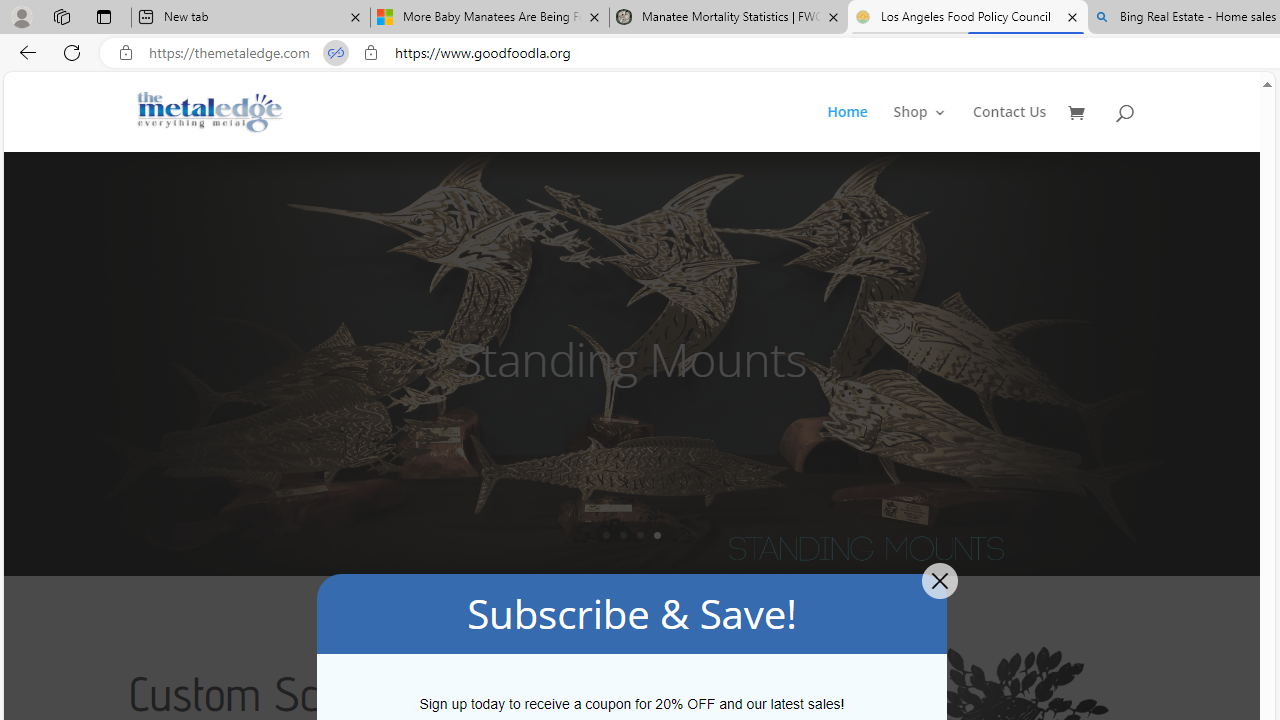 The height and width of the screenshot is (720, 1280). Describe the element at coordinates (967, 17) in the screenshot. I see `'Los Angeles Food Policy Council'` at that location.